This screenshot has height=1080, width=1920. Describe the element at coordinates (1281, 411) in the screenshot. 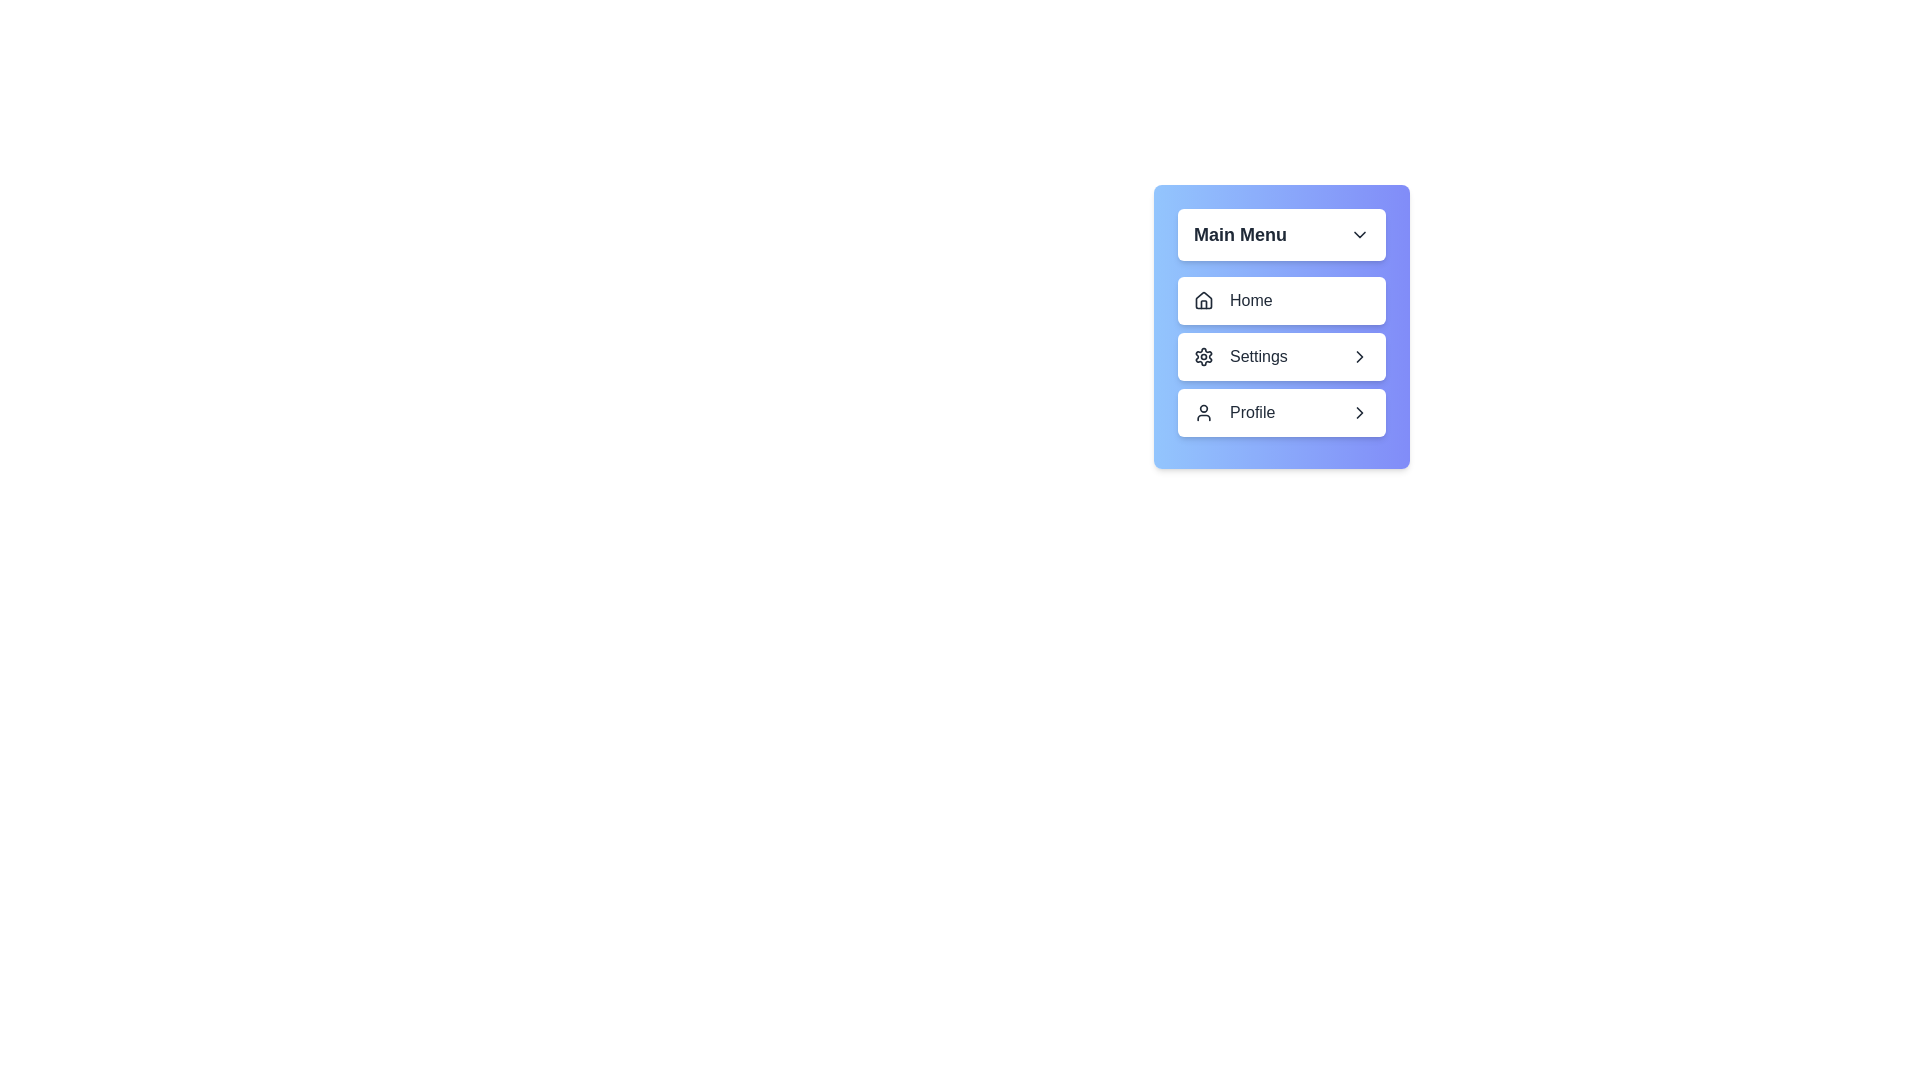

I see `the submenu option Account under the menu item Profile` at that location.